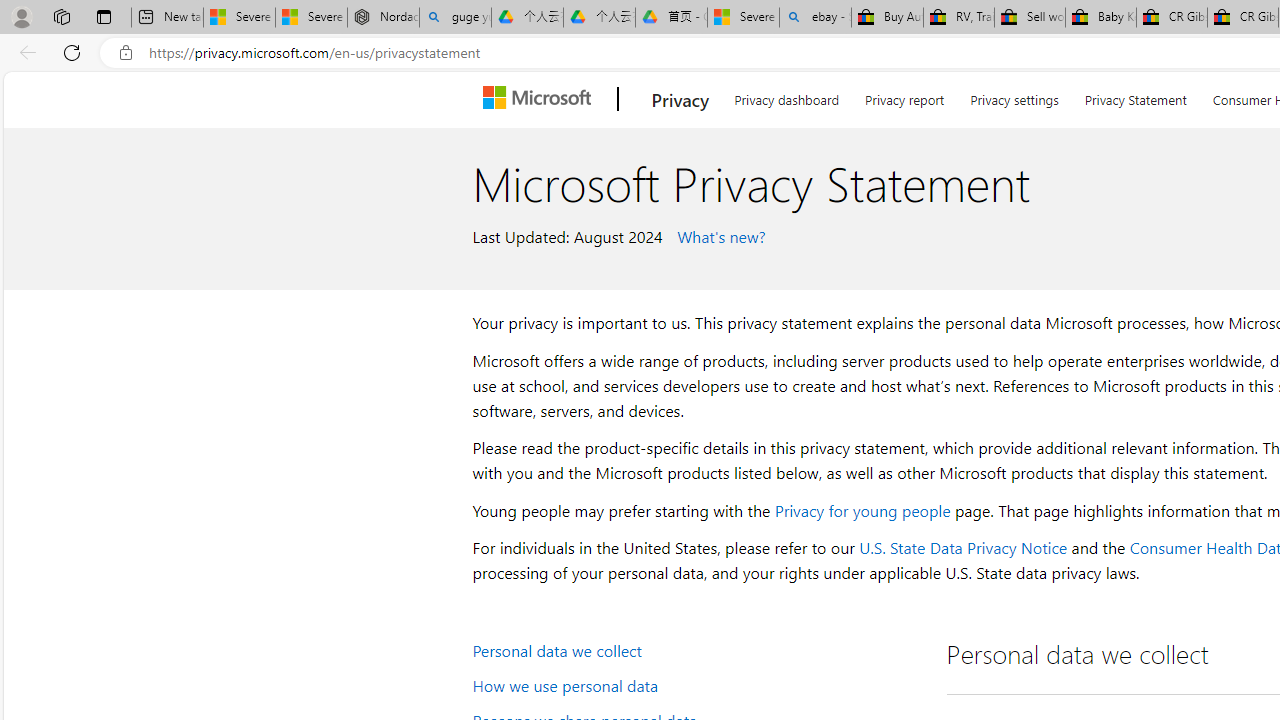 The height and width of the screenshot is (720, 1280). I want to click on ' What', so click(718, 234).